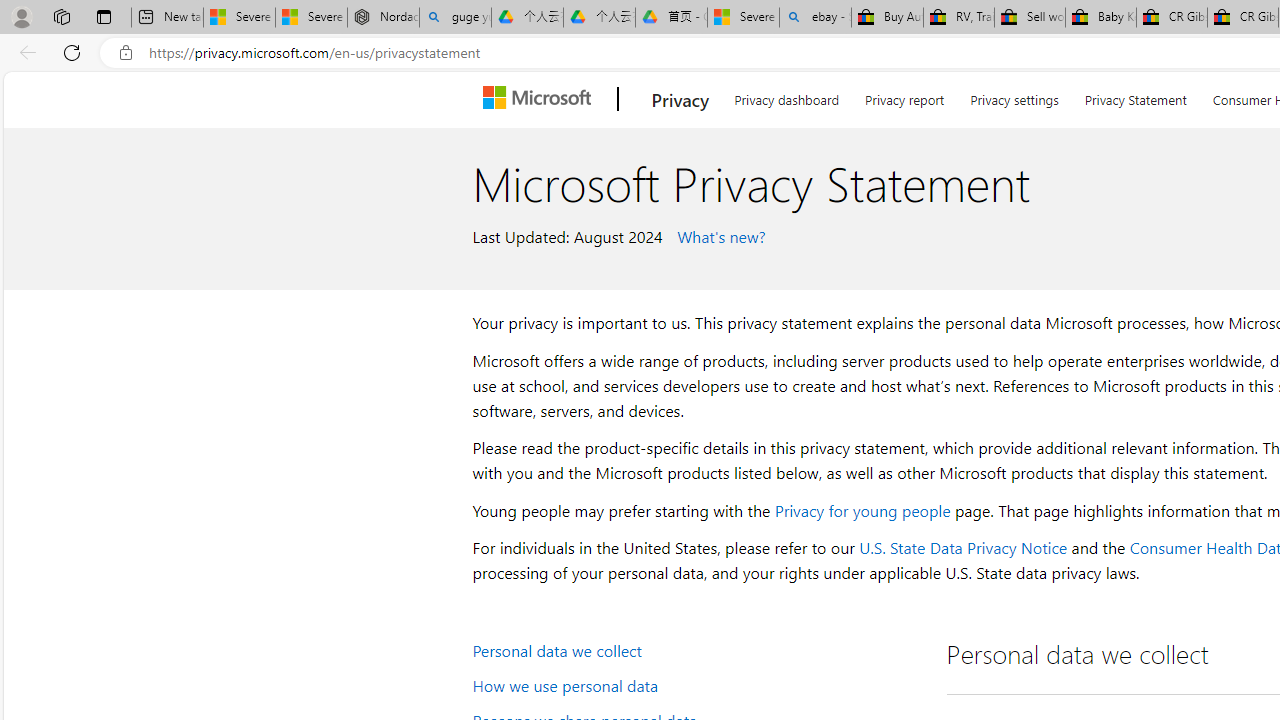 The height and width of the screenshot is (720, 1280). I want to click on ' What', so click(718, 234).